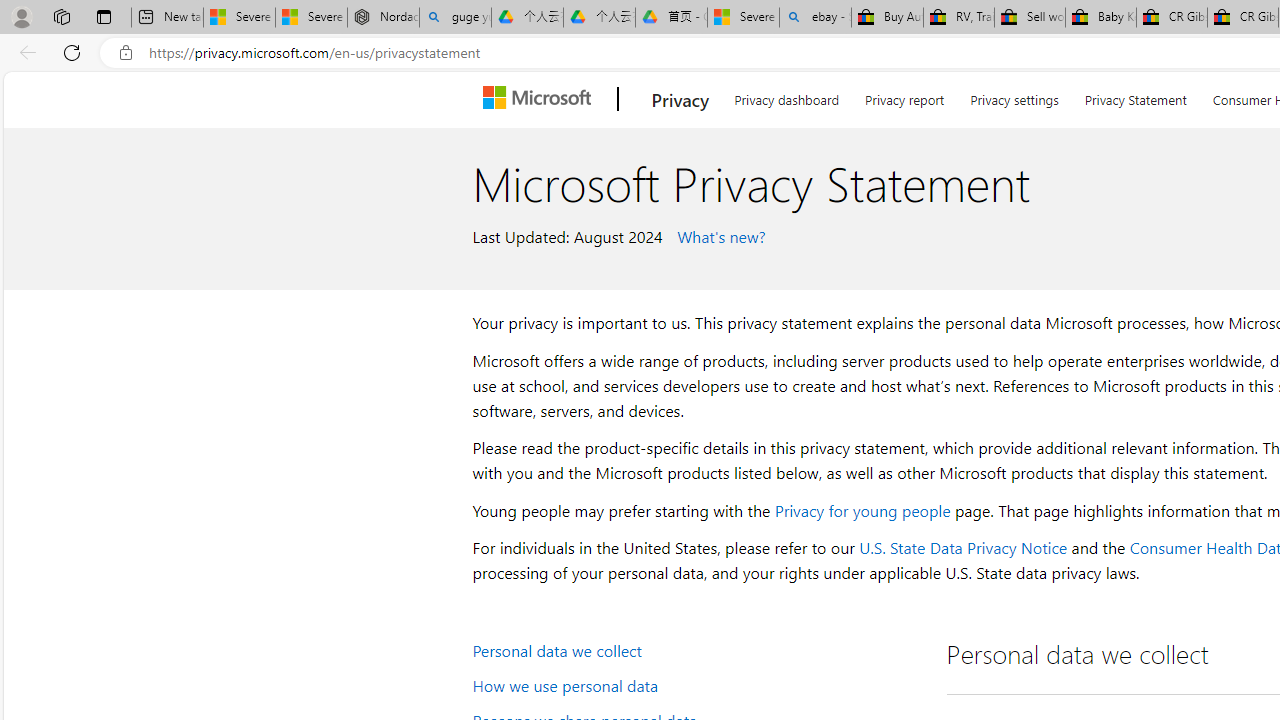 The height and width of the screenshot is (720, 1280). I want to click on ' What', so click(718, 234).